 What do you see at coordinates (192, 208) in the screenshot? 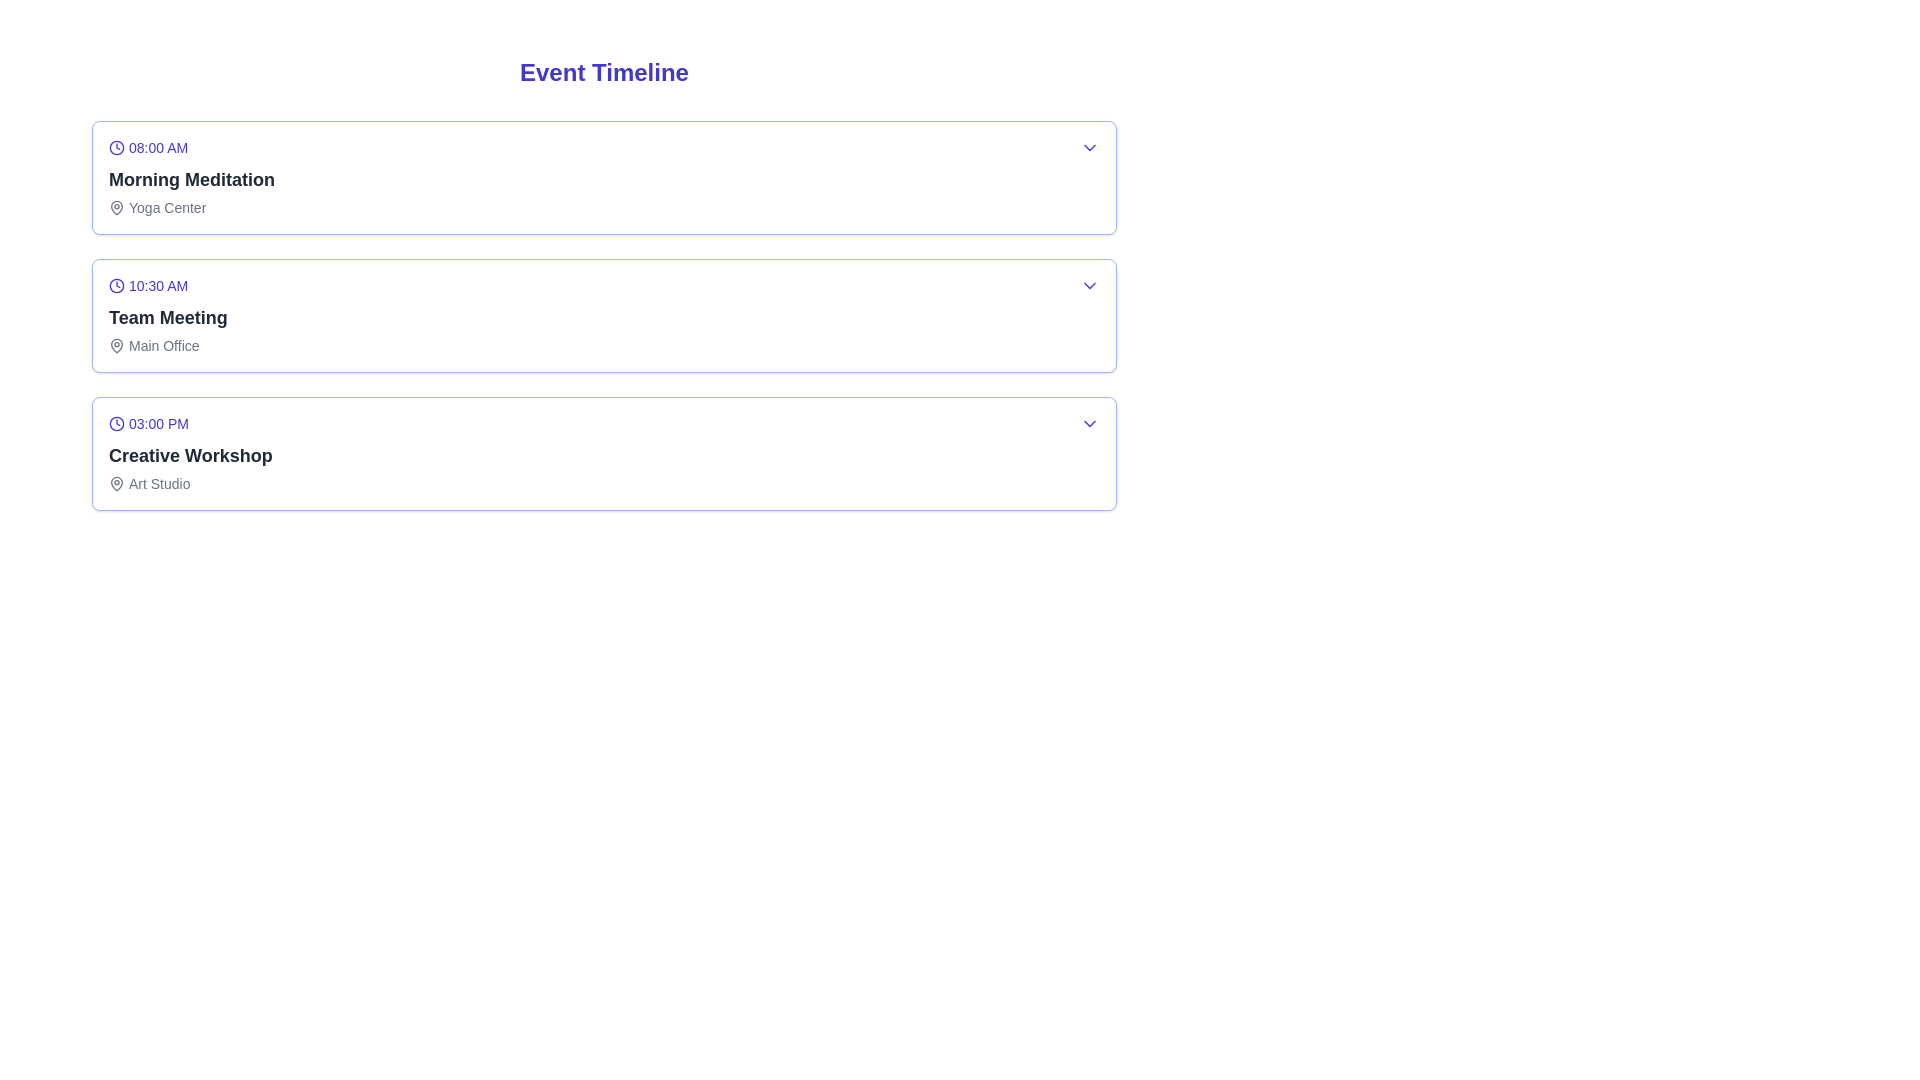
I see `the text label displaying 'Yoga Center', which is styled with a smaller font size and light gray color, located to the right of a pin icon and below the event title 'Morning Meditation'` at bounding box center [192, 208].